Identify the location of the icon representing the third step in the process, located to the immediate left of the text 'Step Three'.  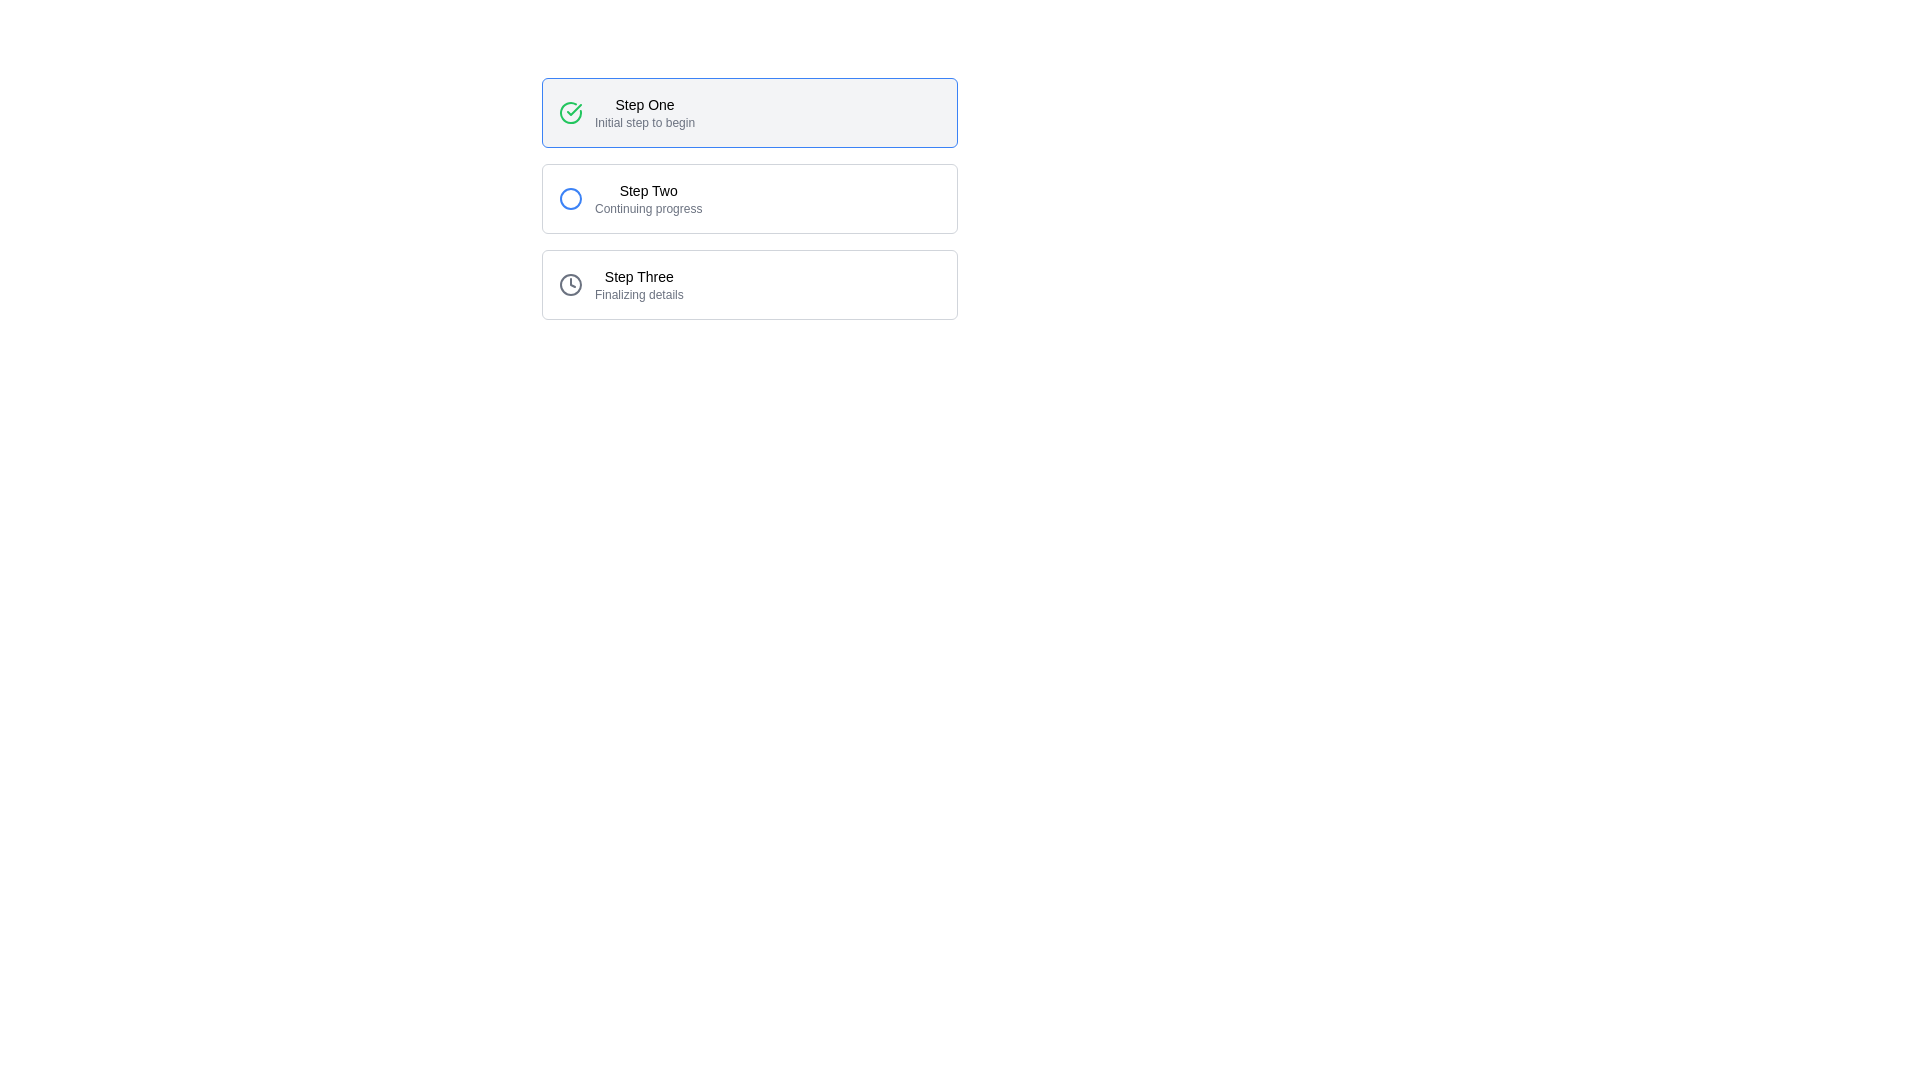
(570, 285).